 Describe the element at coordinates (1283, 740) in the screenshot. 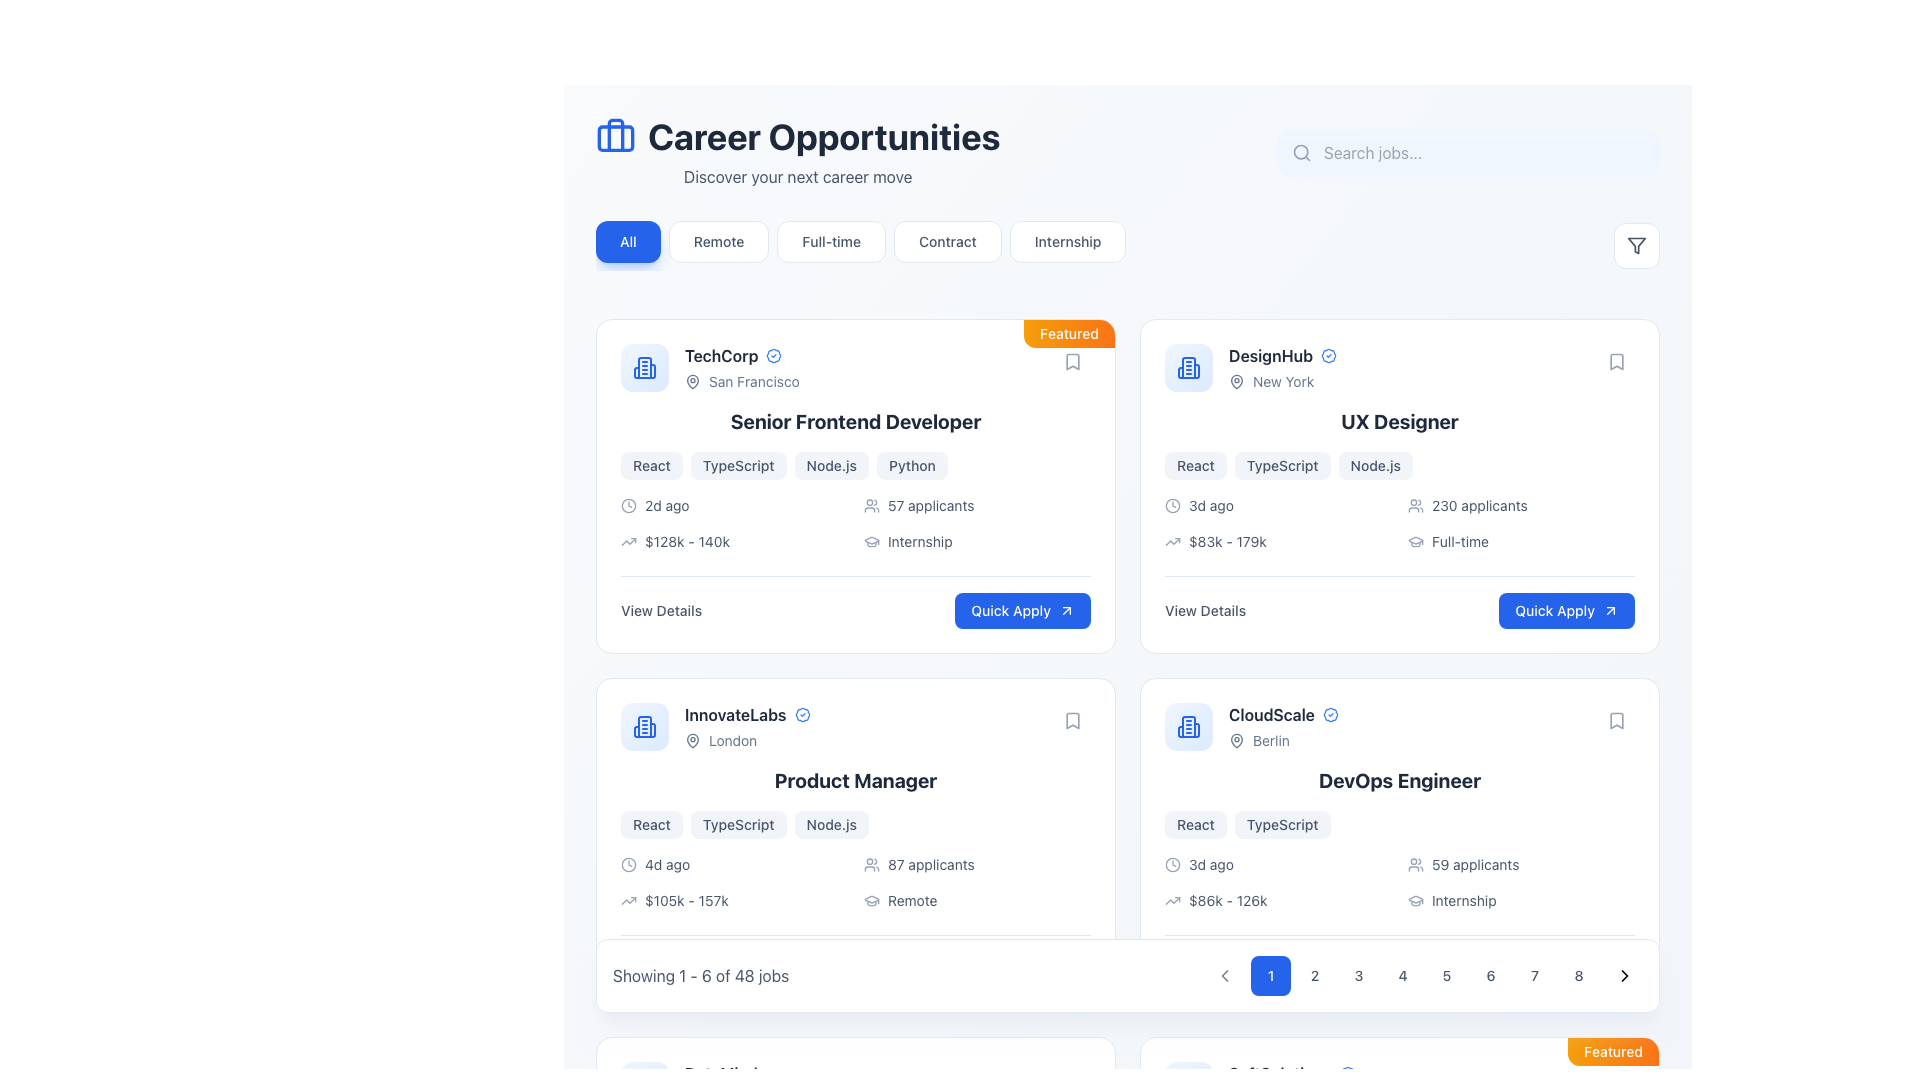

I see `the Text with Icon indicating the geographical location (Berlin) related to the 'CloudScale' job posting for more details` at that location.